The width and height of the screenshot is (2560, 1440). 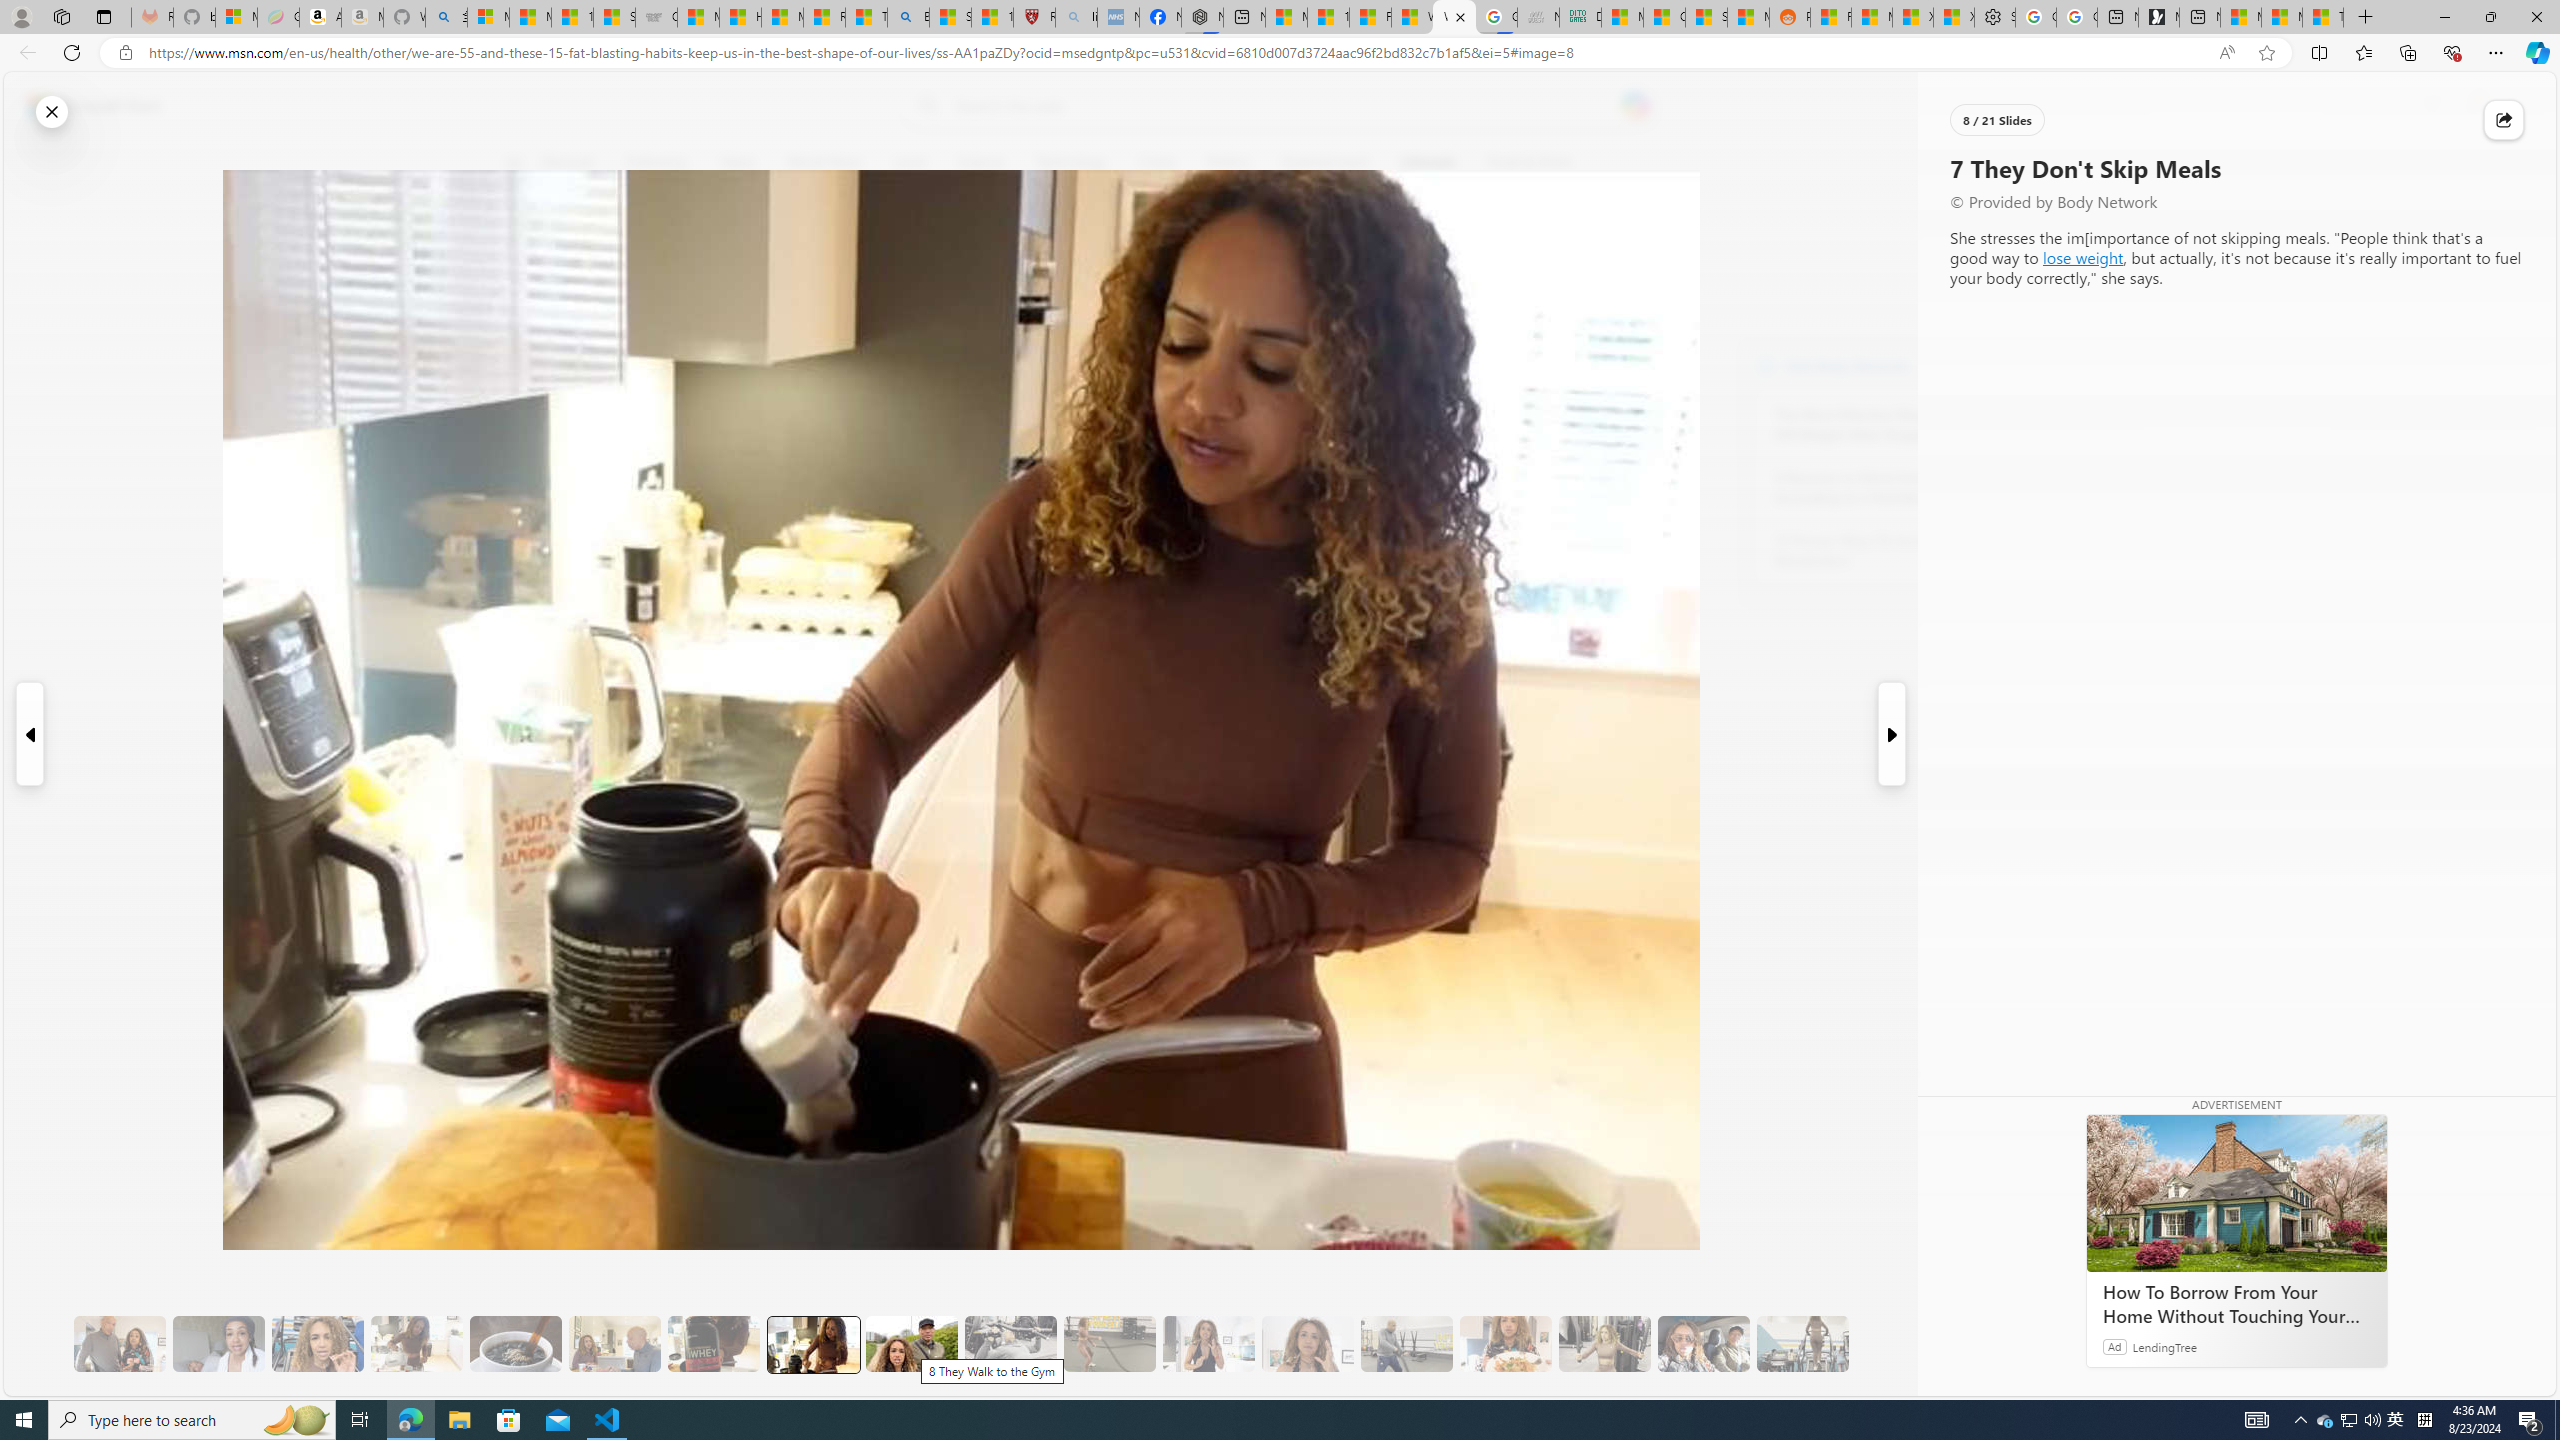 What do you see at coordinates (416, 1344) in the screenshot?
I see `'3 They Drink Lemon Tea'` at bounding box center [416, 1344].